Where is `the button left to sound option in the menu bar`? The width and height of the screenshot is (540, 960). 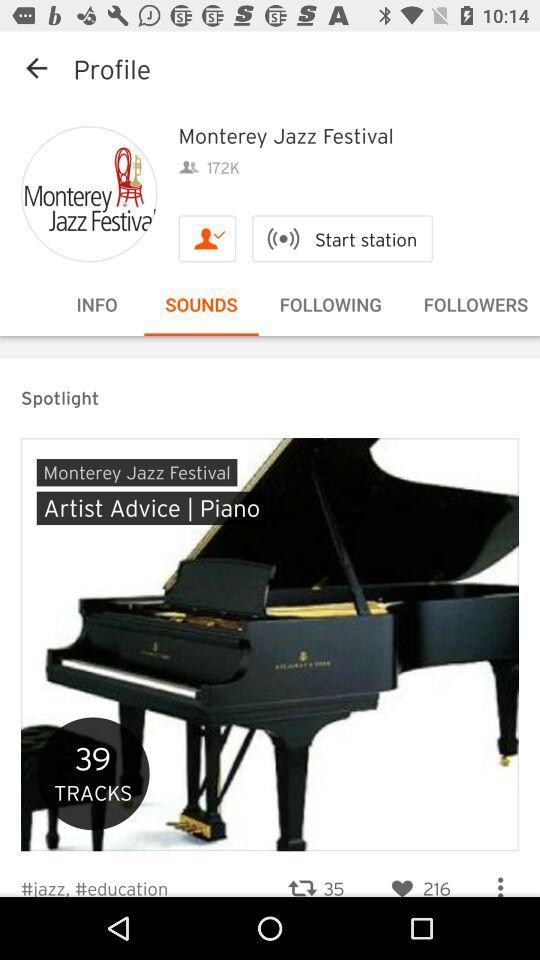 the button left to sound option in the menu bar is located at coordinates (95, 304).